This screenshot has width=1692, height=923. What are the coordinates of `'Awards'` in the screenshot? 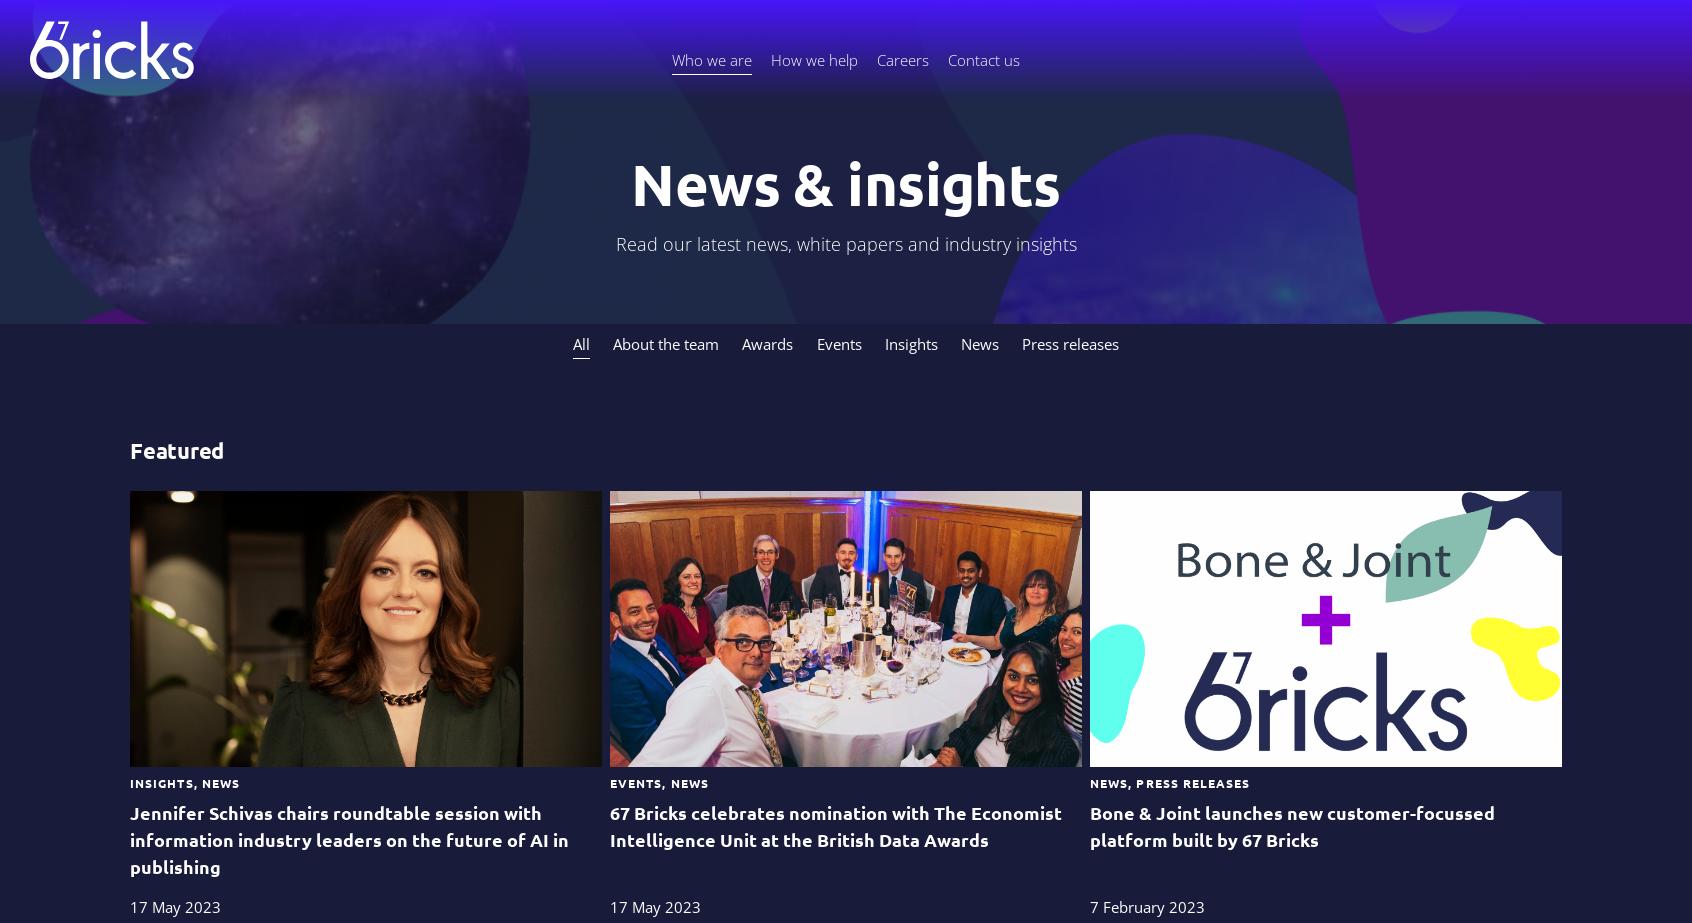 It's located at (766, 344).